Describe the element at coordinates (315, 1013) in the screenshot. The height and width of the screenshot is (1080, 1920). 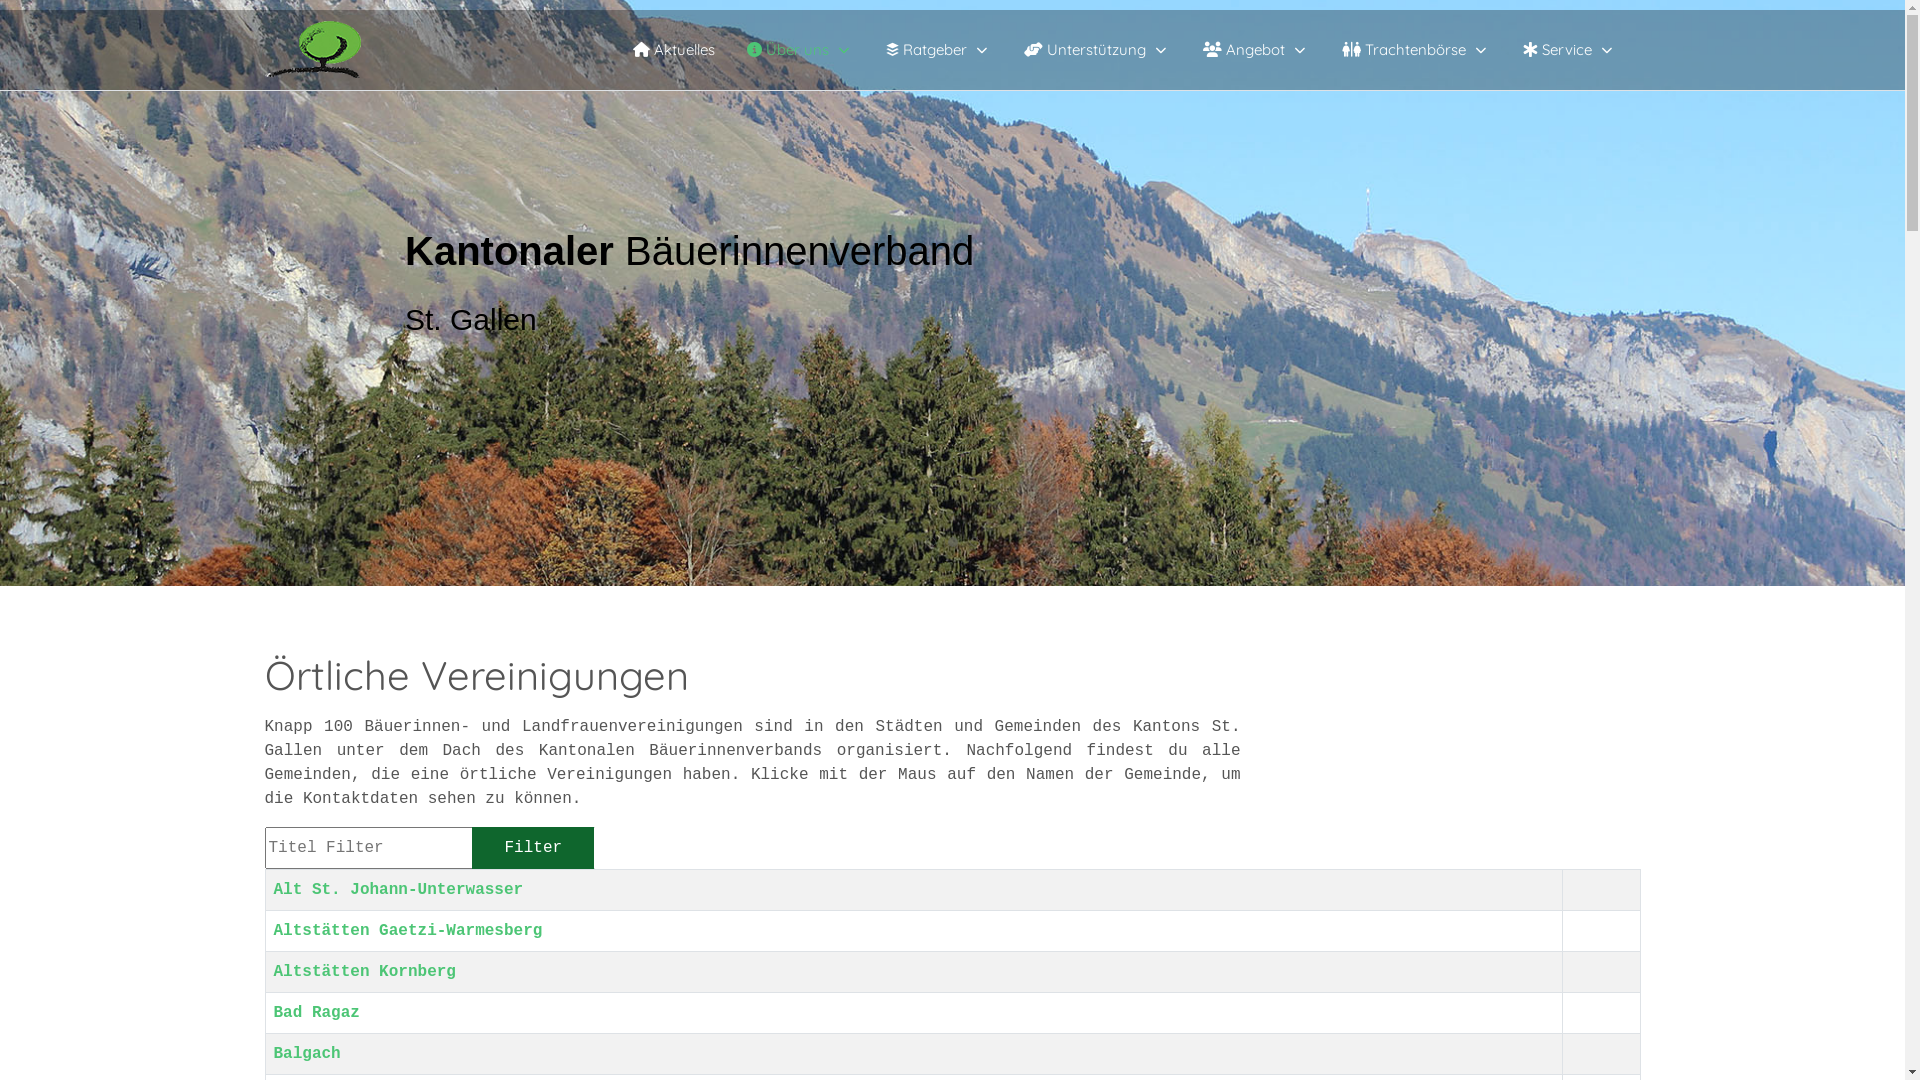
I see `'Bad Ragaz'` at that location.